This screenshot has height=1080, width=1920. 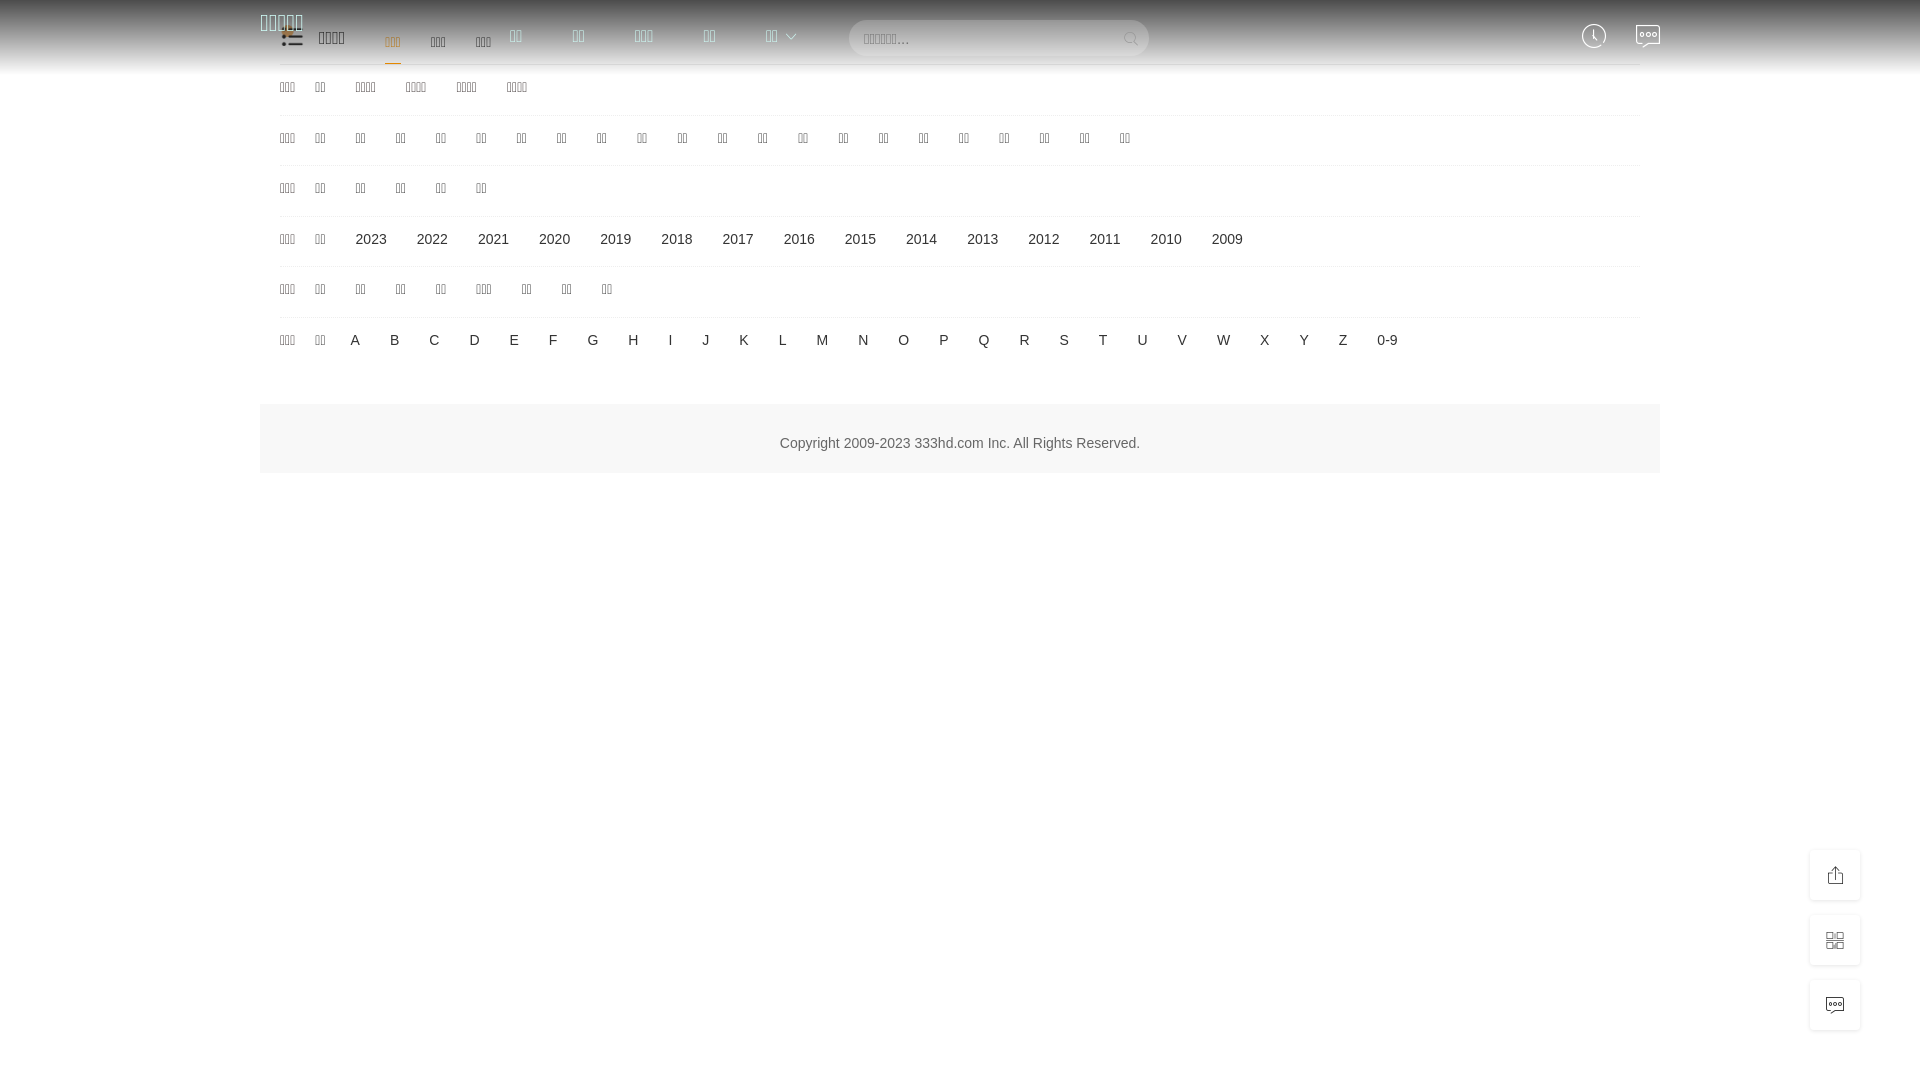 What do you see at coordinates (553, 339) in the screenshot?
I see `'F'` at bounding box center [553, 339].